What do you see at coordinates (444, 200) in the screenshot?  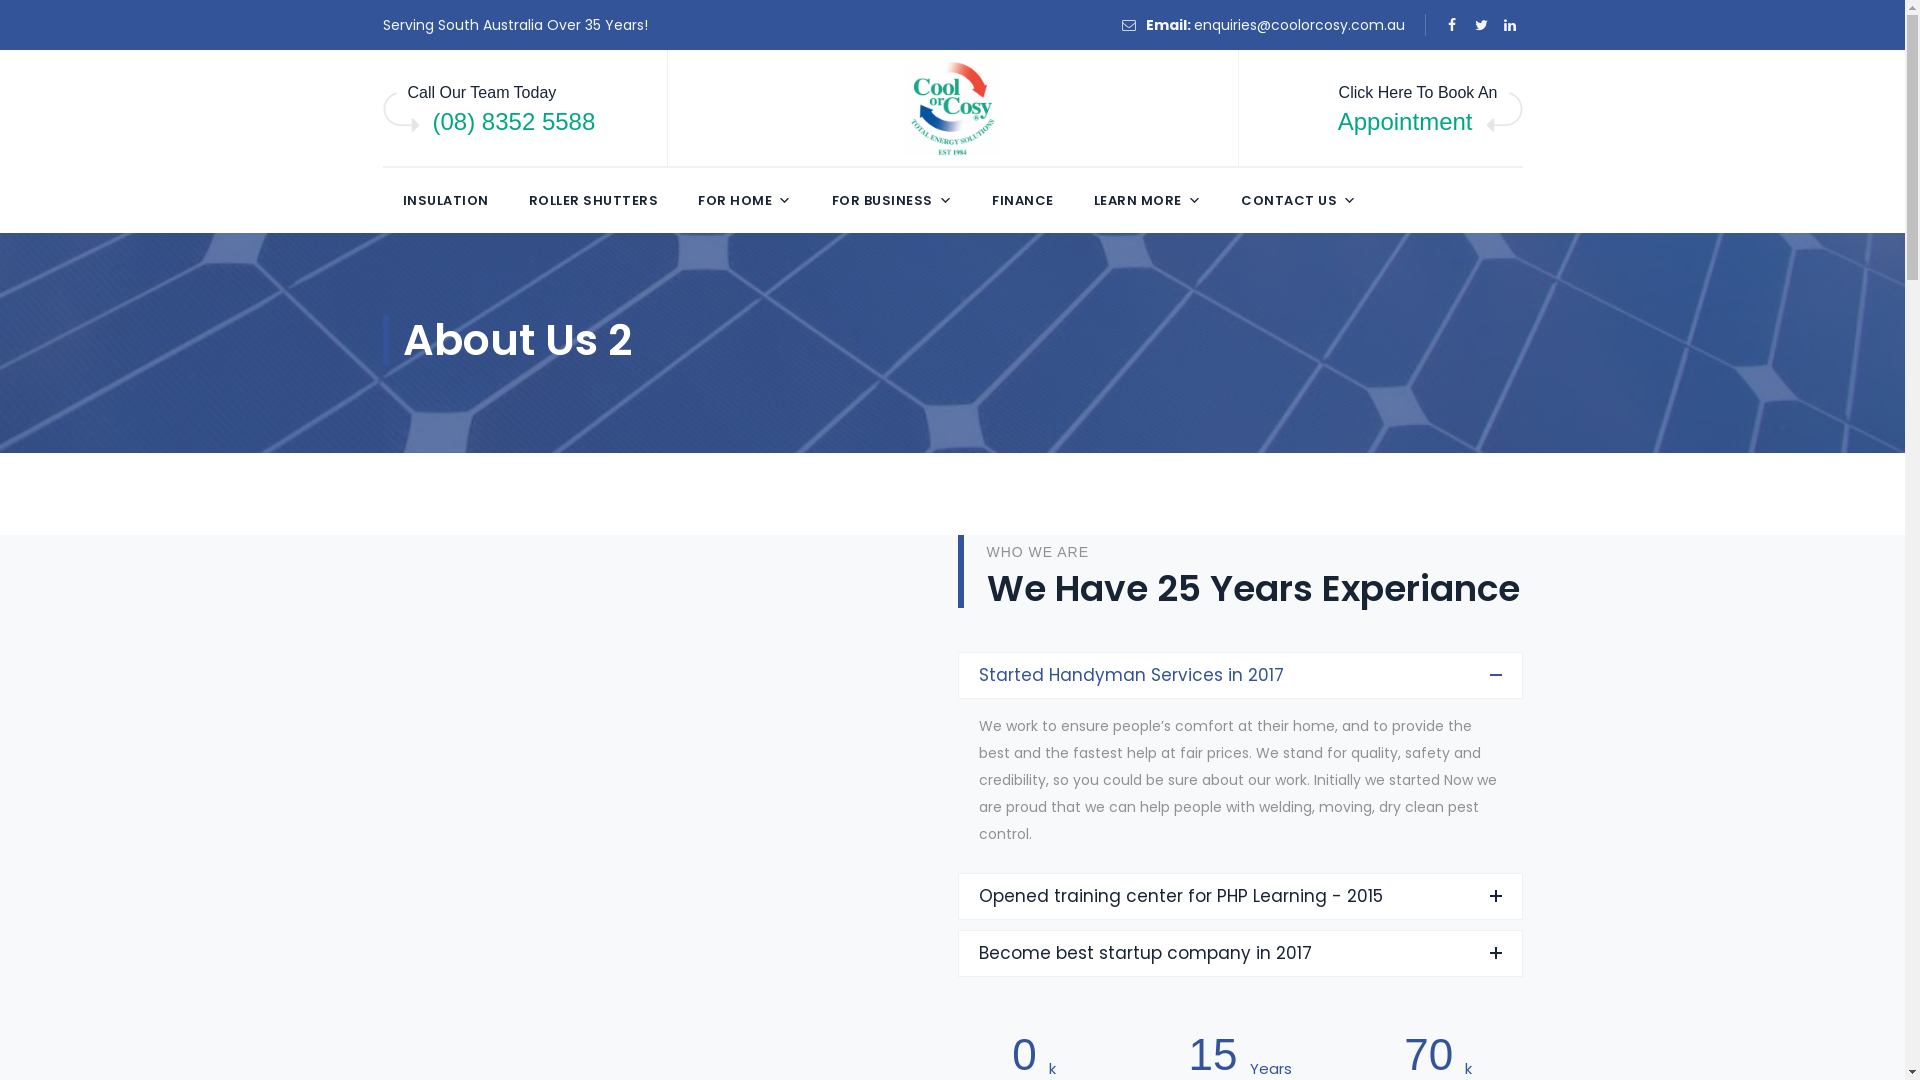 I see `'INSULATION'` at bounding box center [444, 200].